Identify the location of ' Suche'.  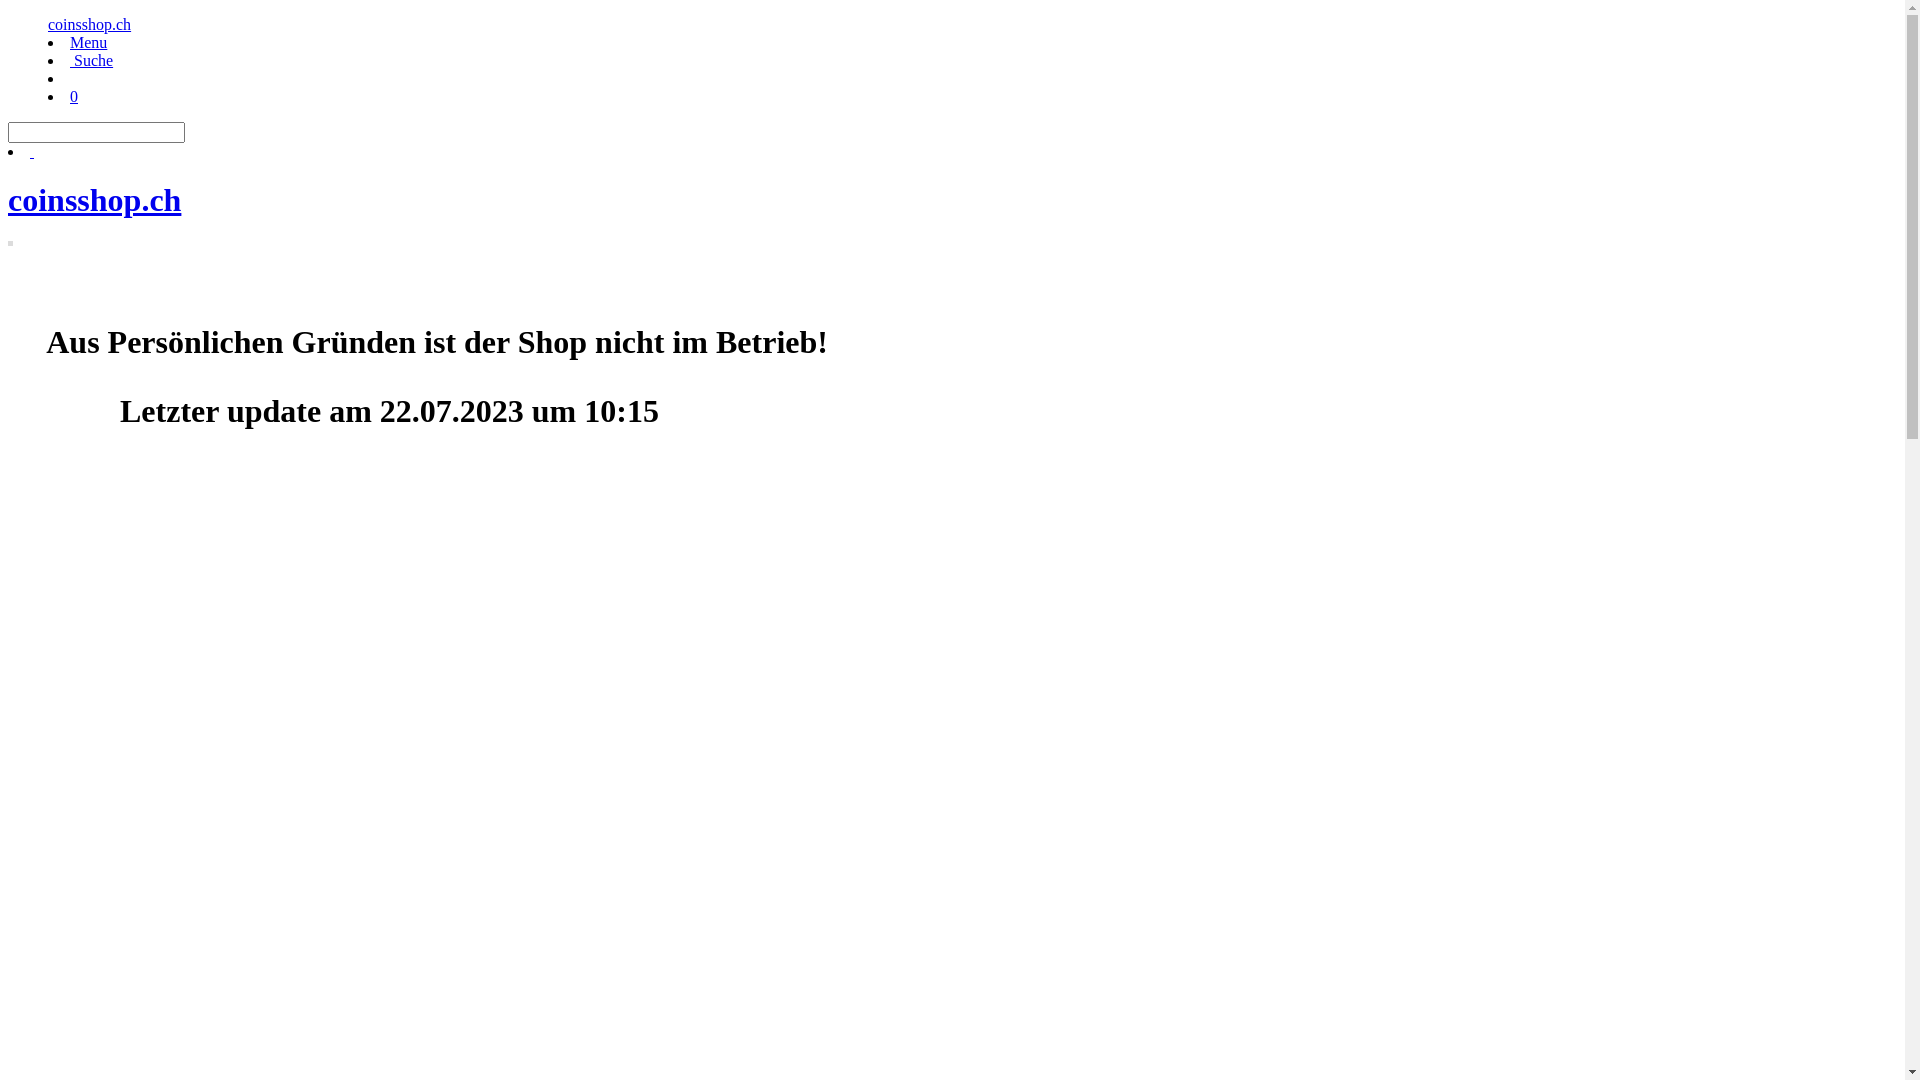
(90, 59).